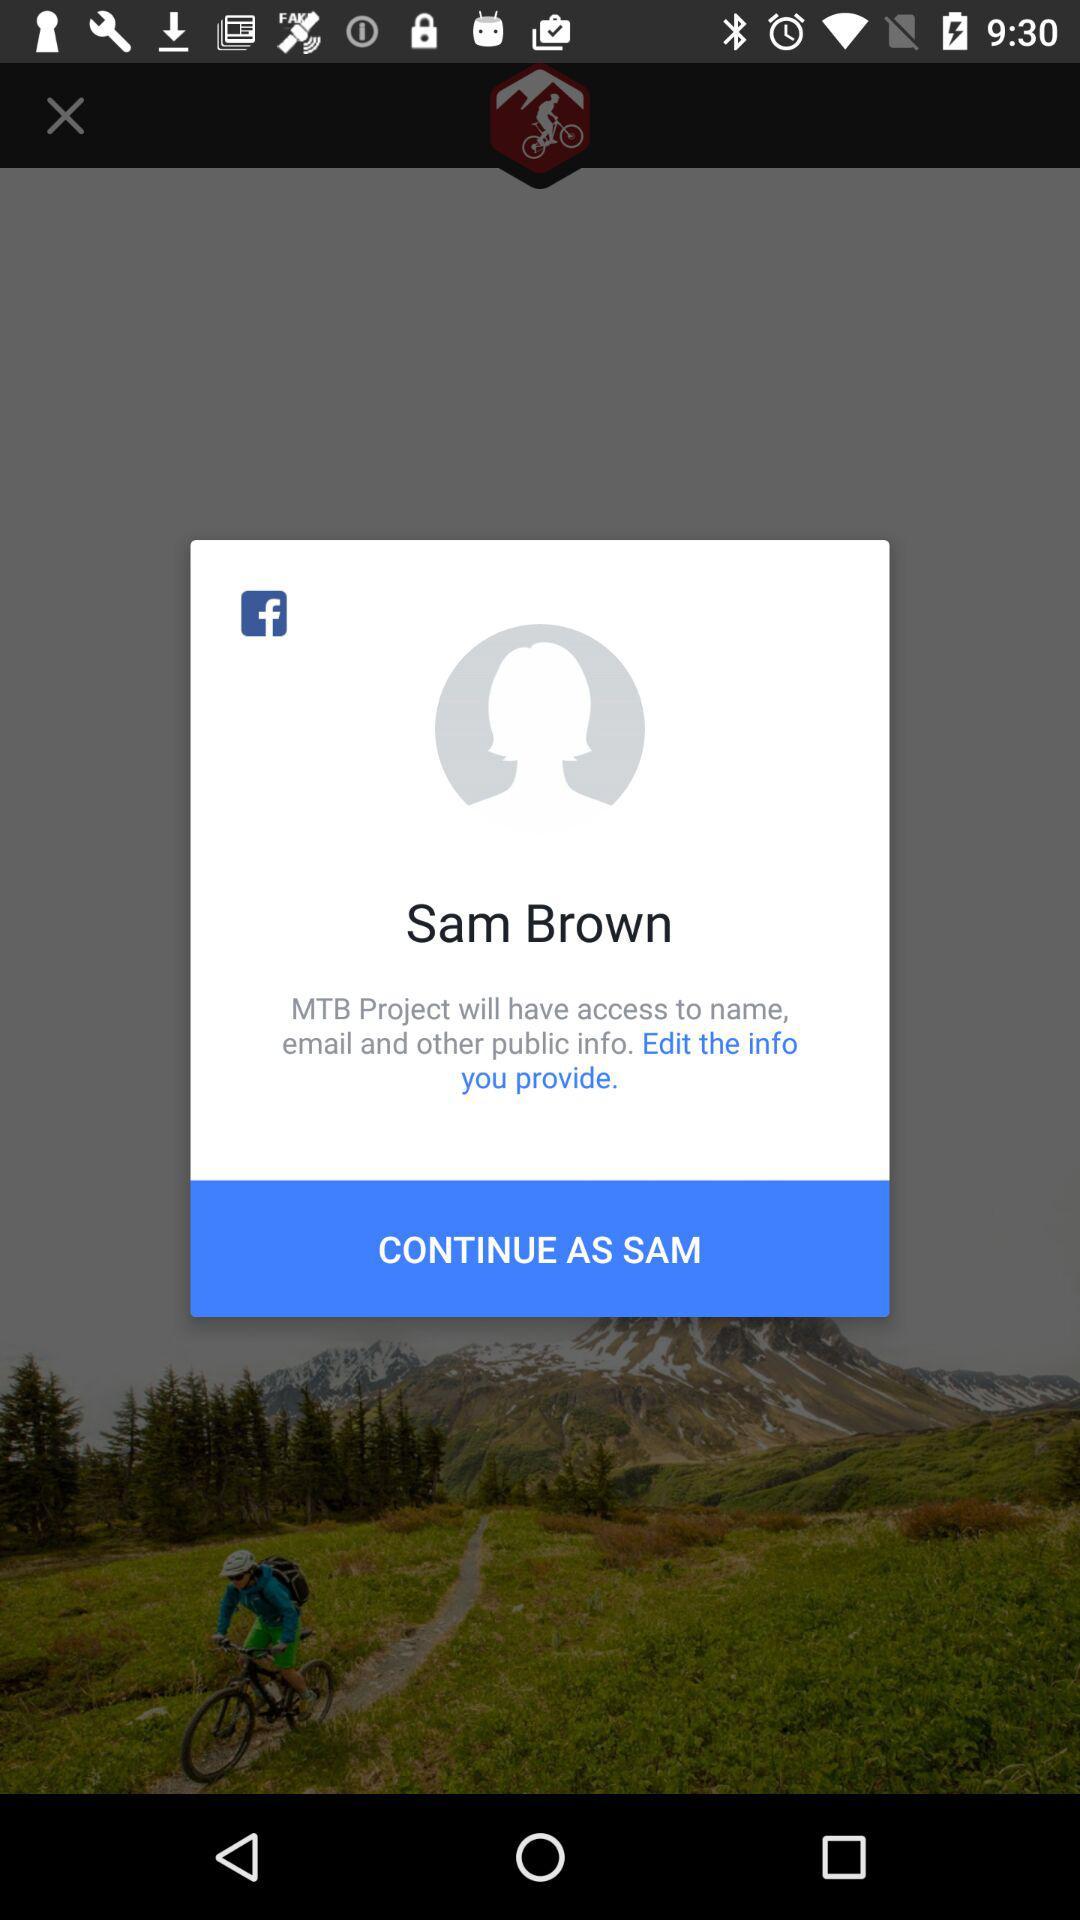 This screenshot has height=1920, width=1080. I want to click on continue as sam, so click(540, 1247).